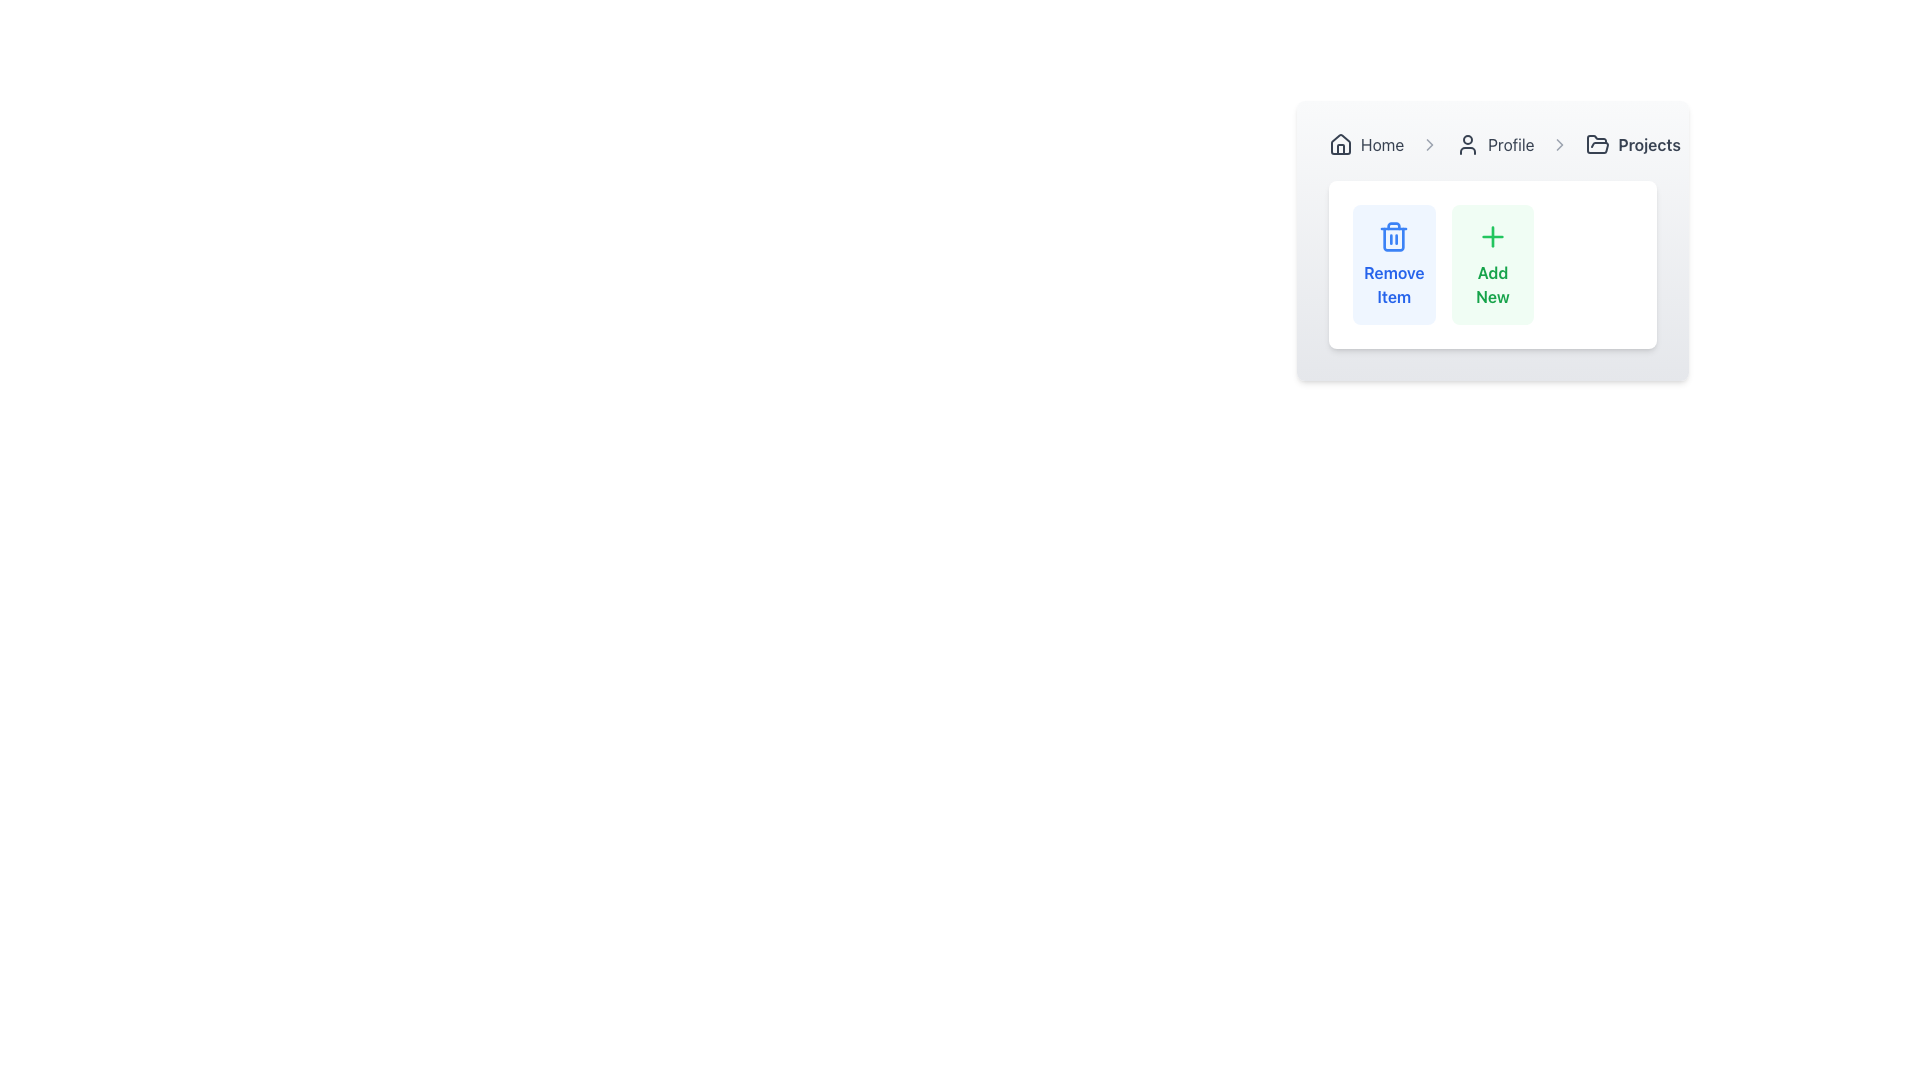 Image resolution: width=1920 pixels, height=1080 pixels. What do you see at coordinates (1393, 239) in the screenshot?
I see `the blue trash bin icon located at the top center of the 'Remove Item' card` at bounding box center [1393, 239].